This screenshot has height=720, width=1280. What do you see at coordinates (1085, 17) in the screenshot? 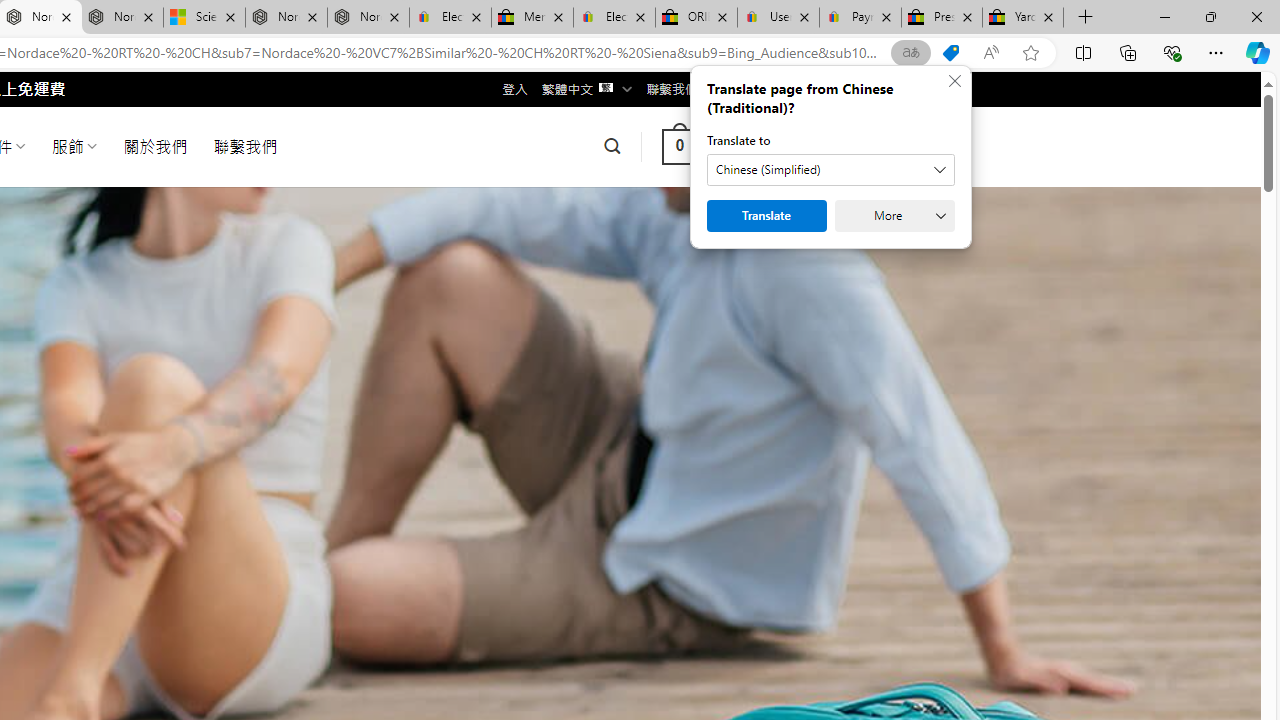
I see `'New Tab'` at bounding box center [1085, 17].